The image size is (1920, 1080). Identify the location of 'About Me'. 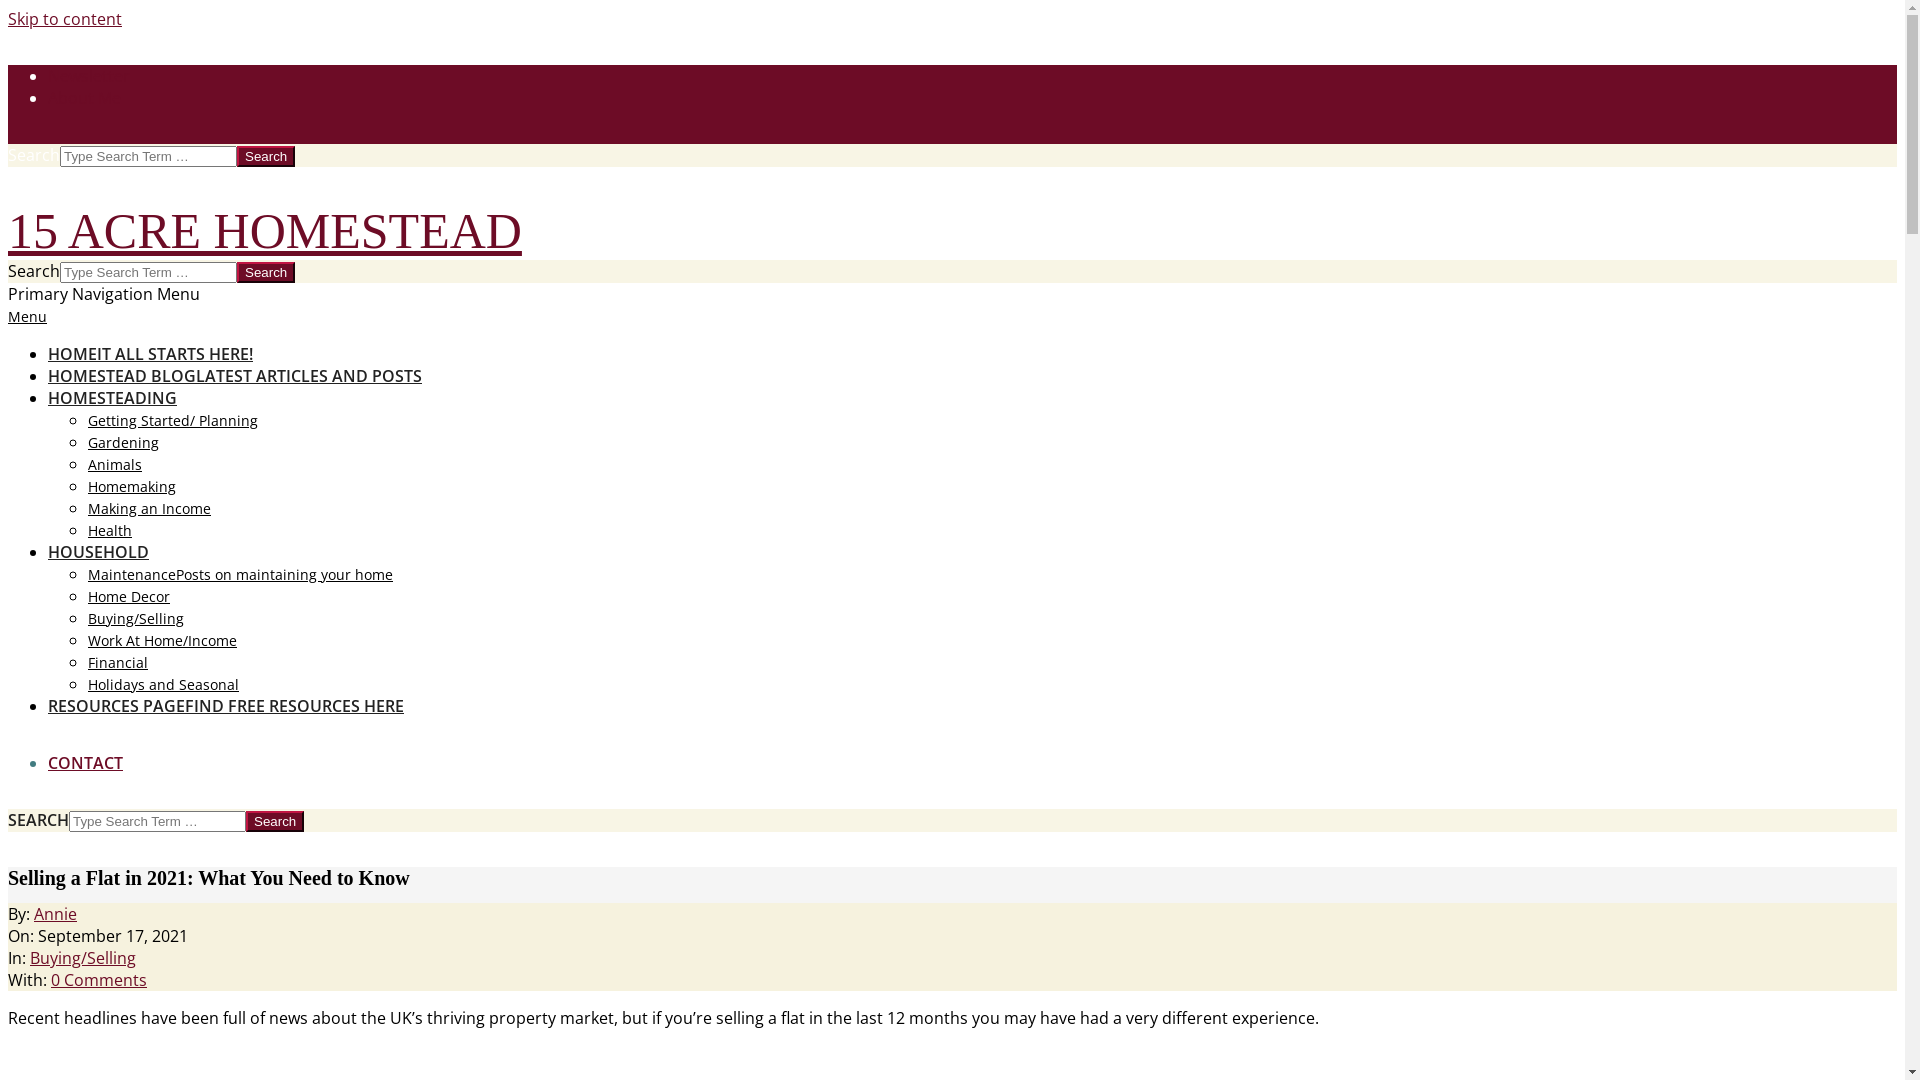
(83, 97).